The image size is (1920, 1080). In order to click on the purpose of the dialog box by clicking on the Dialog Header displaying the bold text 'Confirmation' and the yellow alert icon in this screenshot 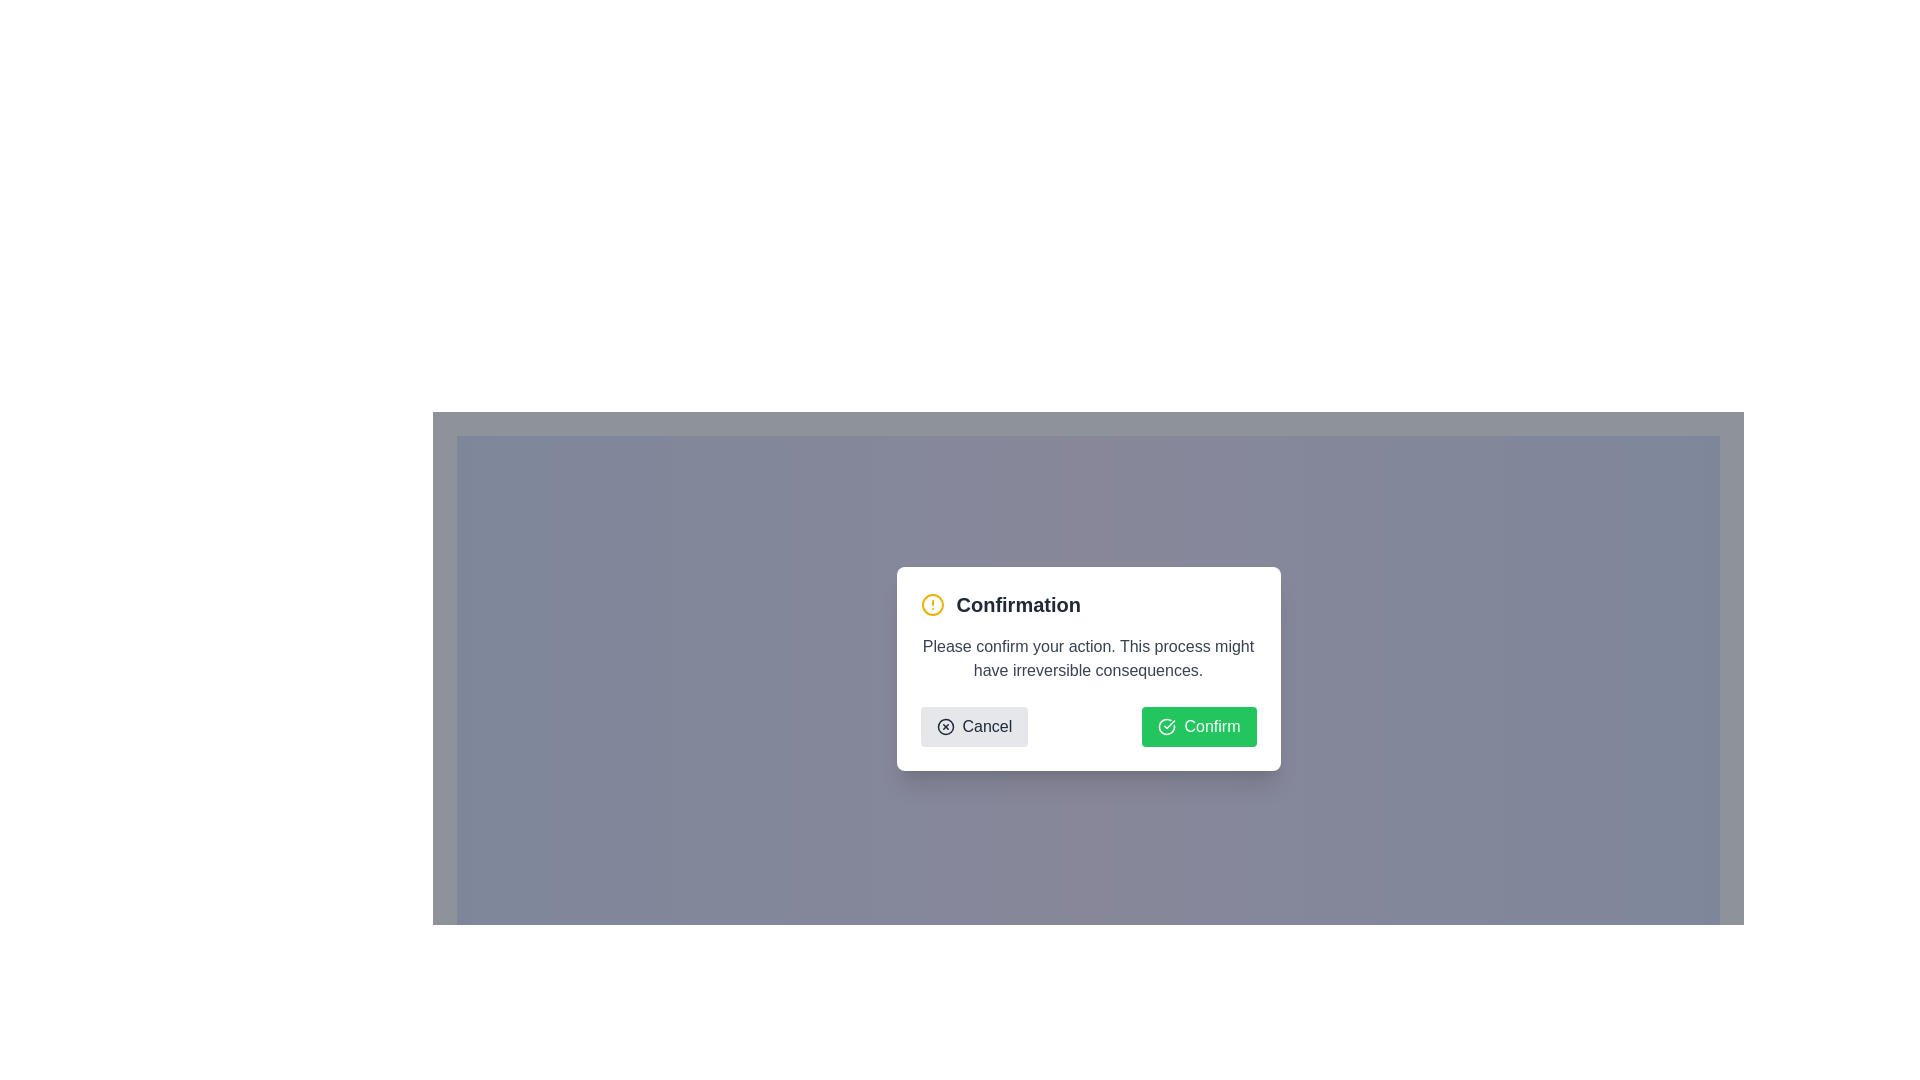, I will do `click(1087, 603)`.